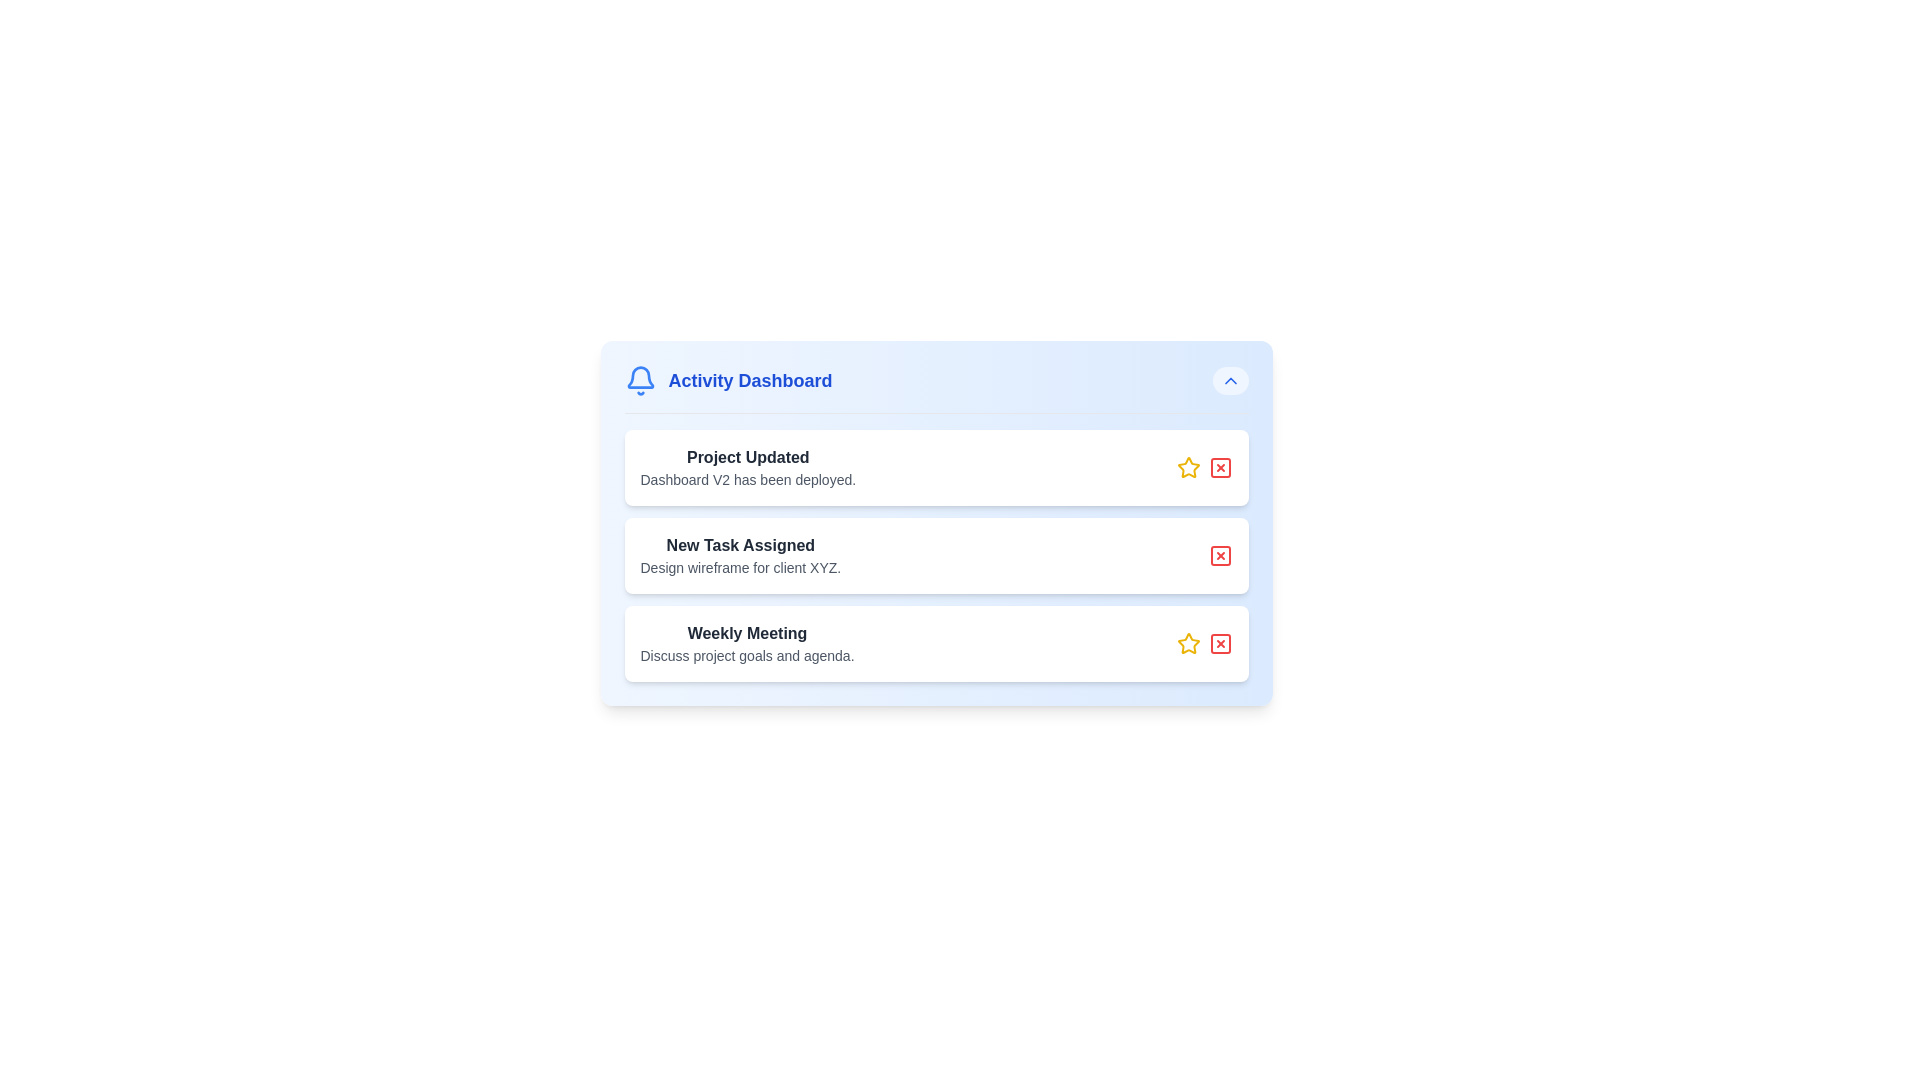 Image resolution: width=1920 pixels, height=1080 pixels. I want to click on the button in the upper-right corner of the Activity Dashboard, so click(1229, 381).